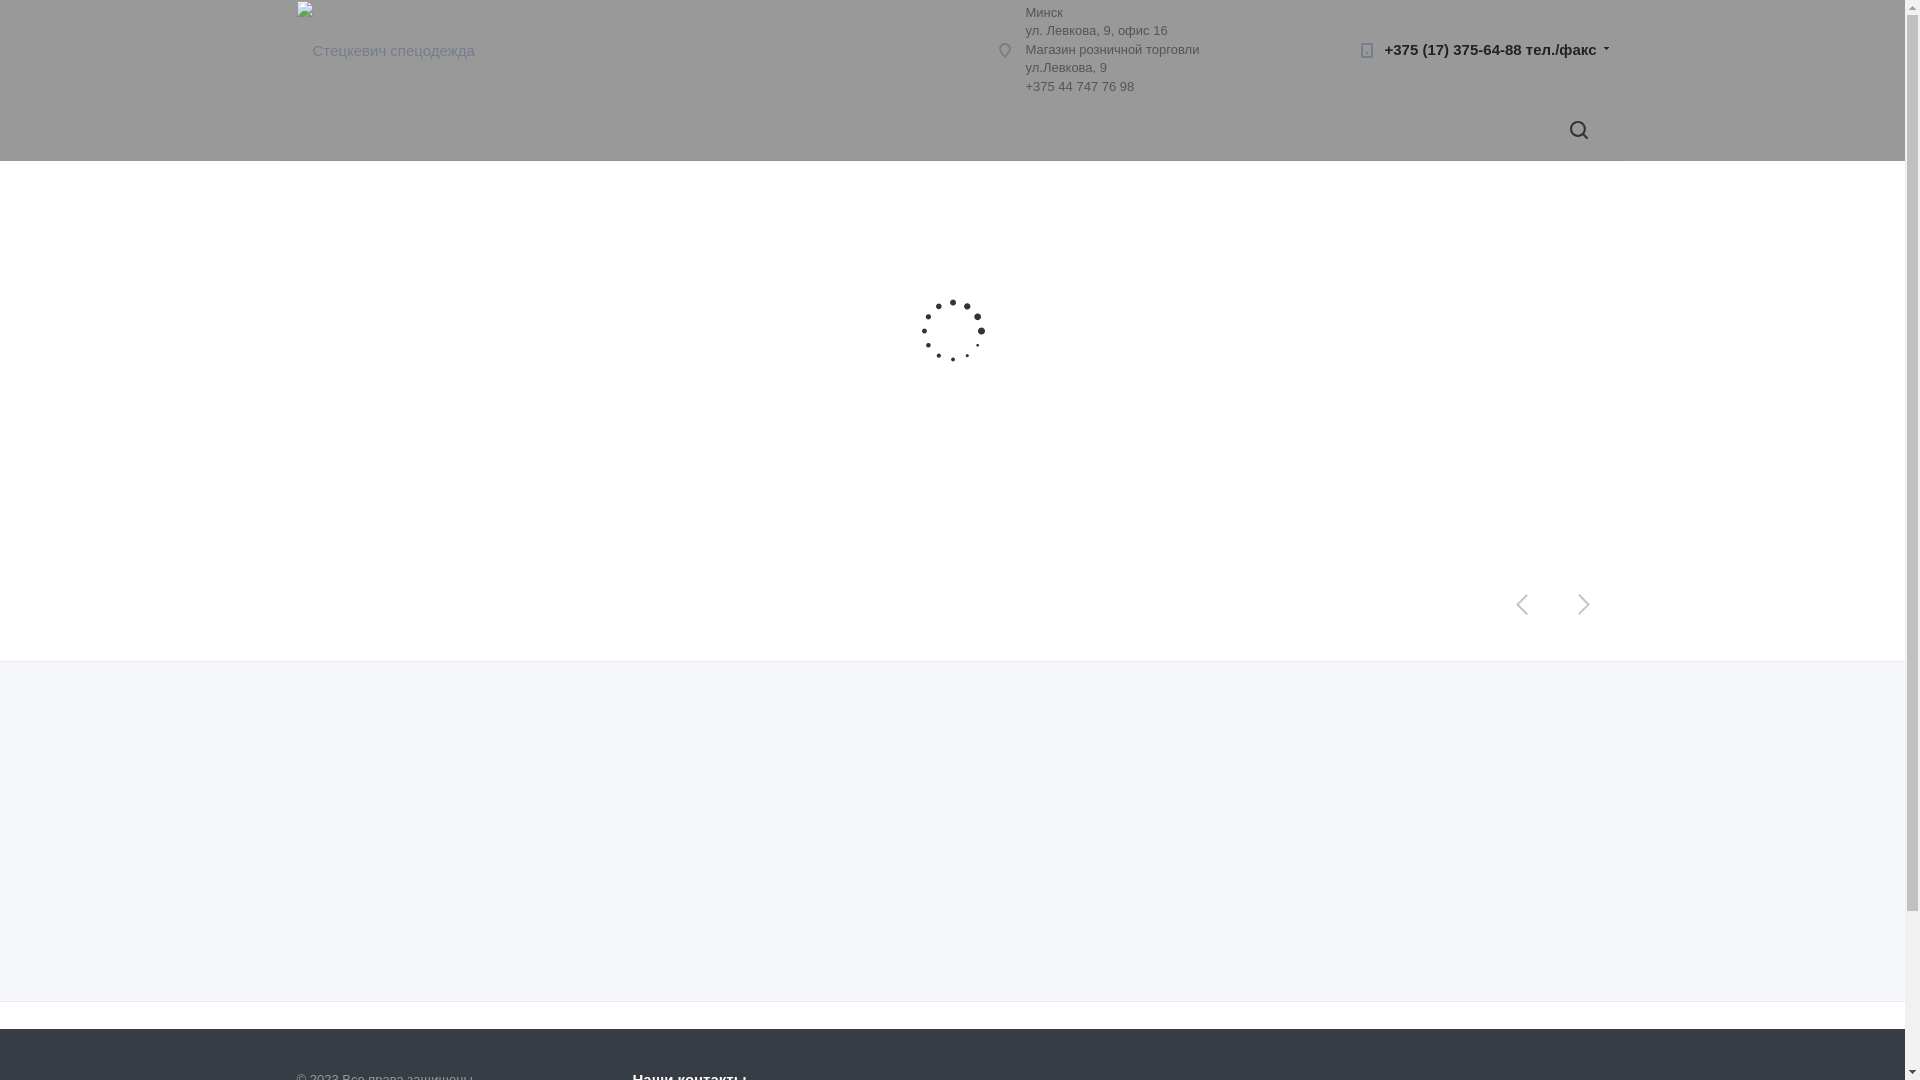  I want to click on 'Prev', so click(1521, 603).